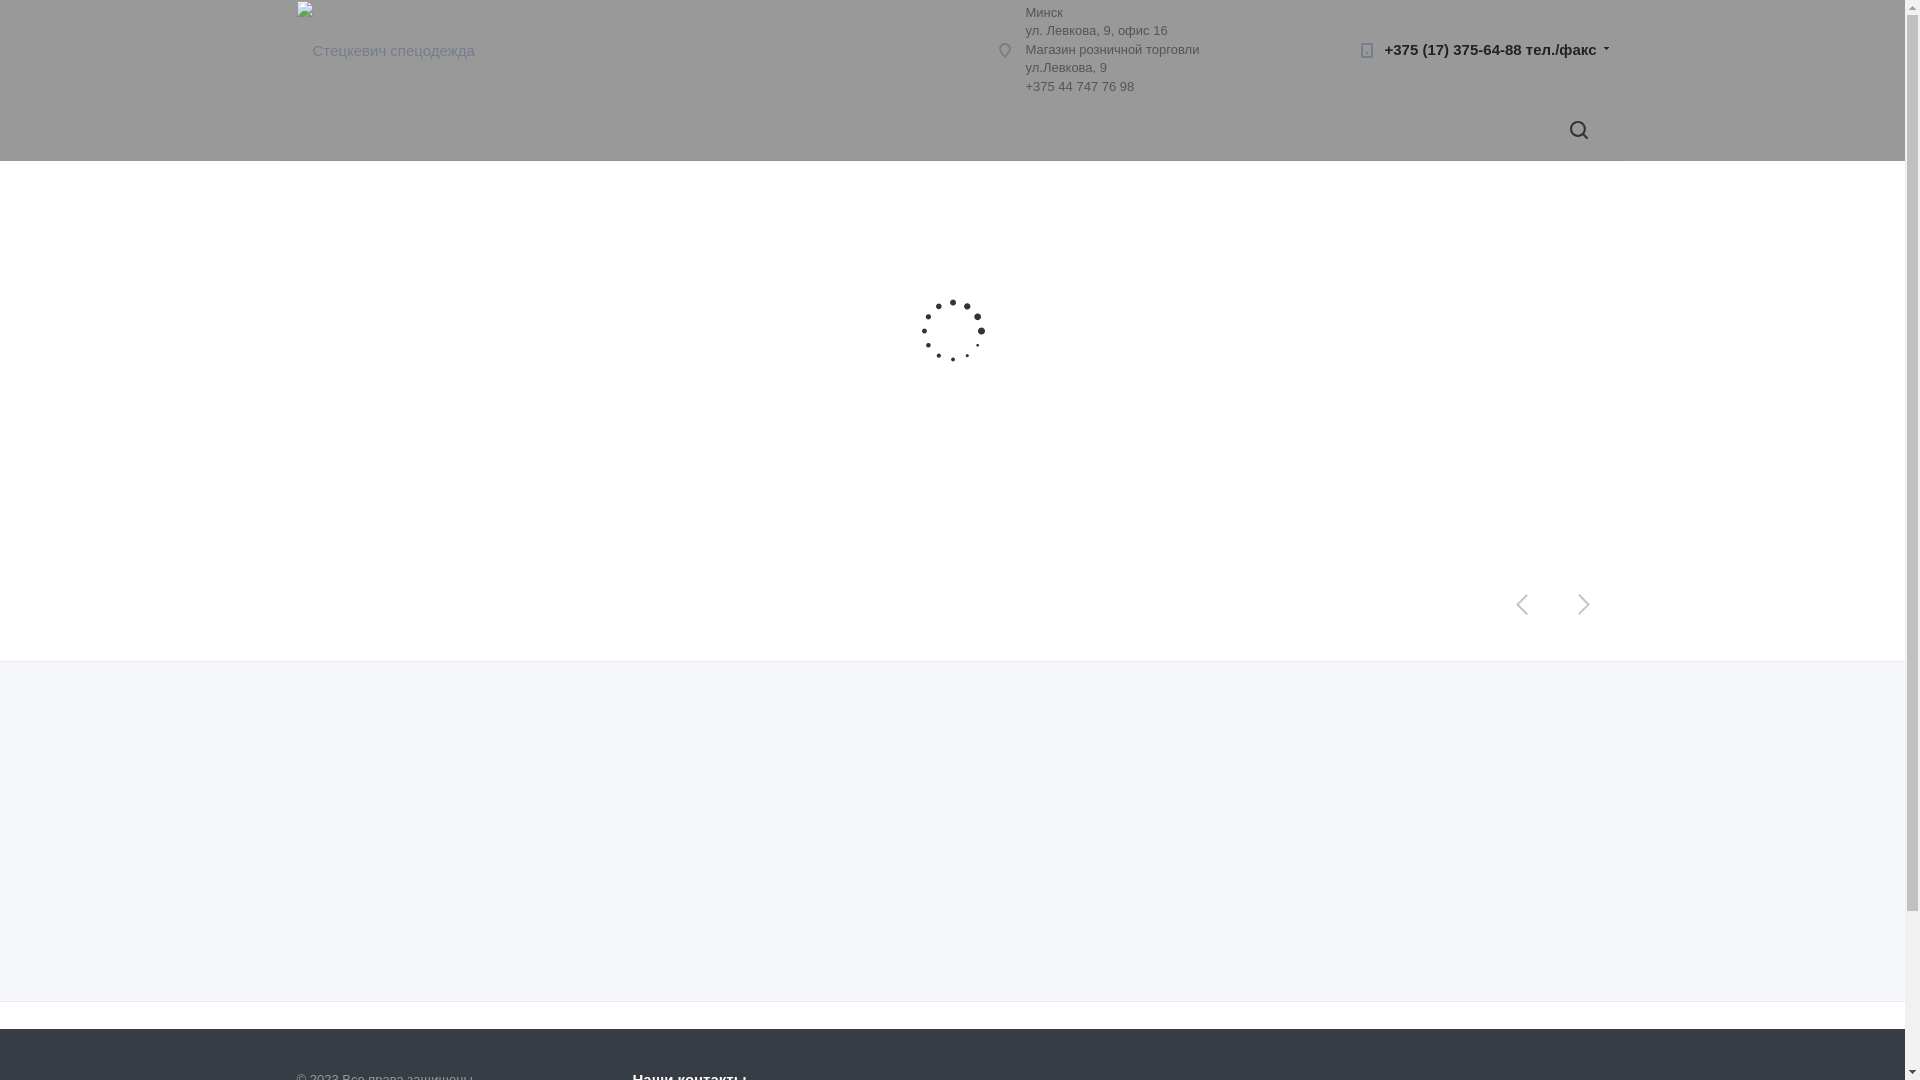  I want to click on 'Prev', so click(1521, 603).